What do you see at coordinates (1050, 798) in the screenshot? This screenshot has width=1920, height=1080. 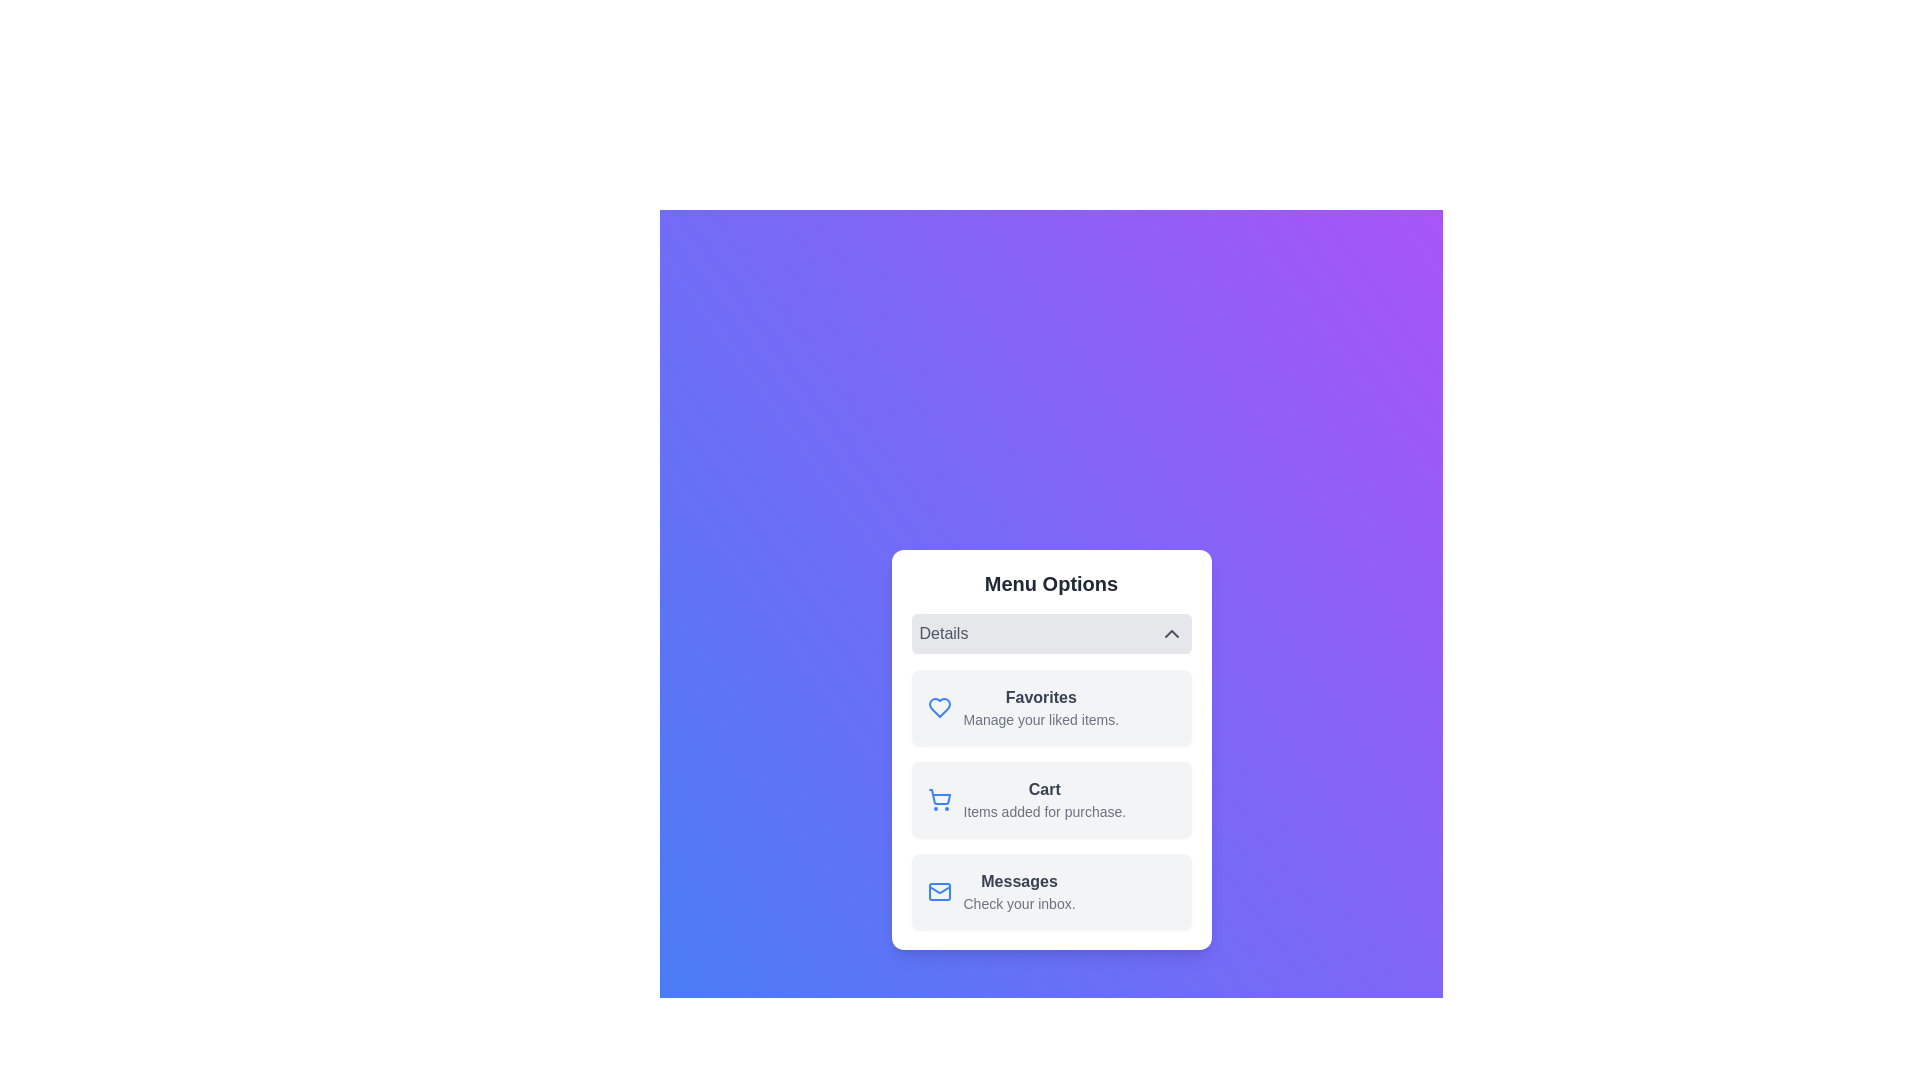 I see `the menu item labeled Cart` at bounding box center [1050, 798].